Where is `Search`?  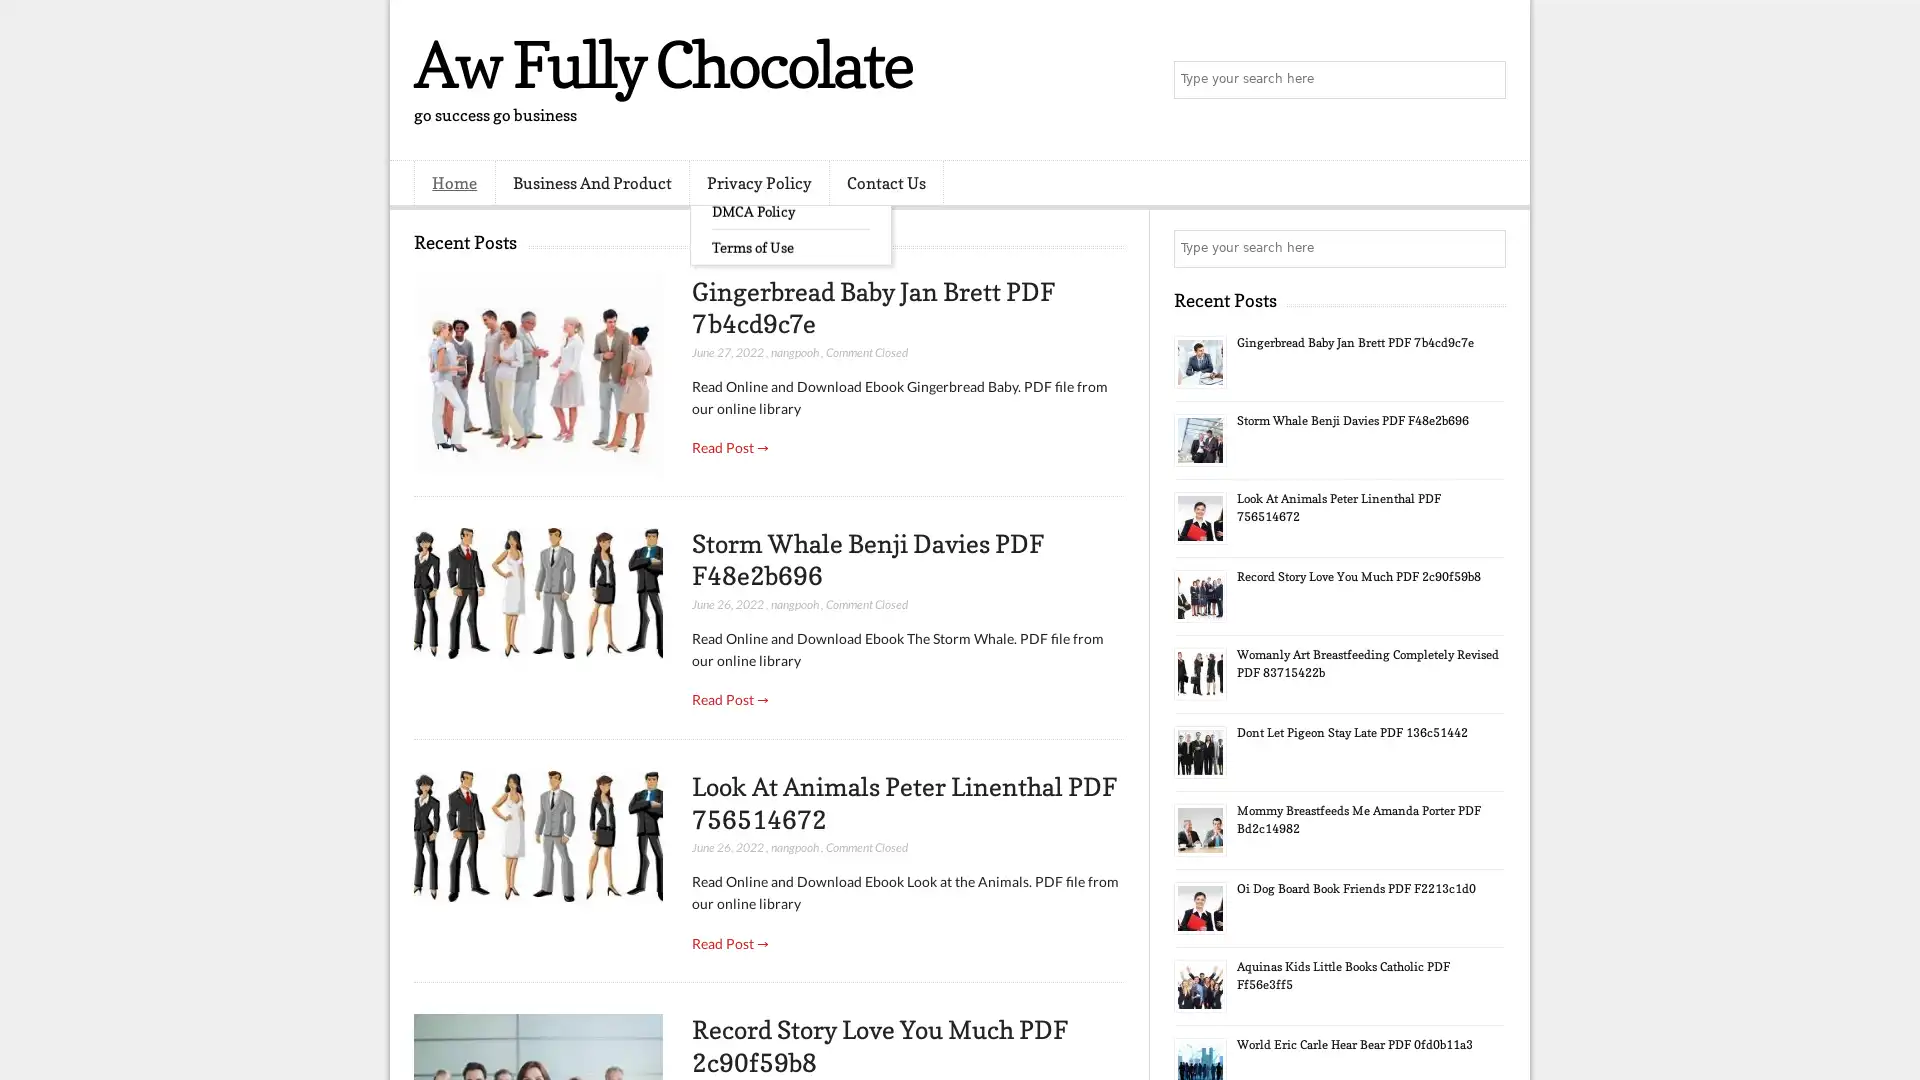 Search is located at coordinates (1485, 80).